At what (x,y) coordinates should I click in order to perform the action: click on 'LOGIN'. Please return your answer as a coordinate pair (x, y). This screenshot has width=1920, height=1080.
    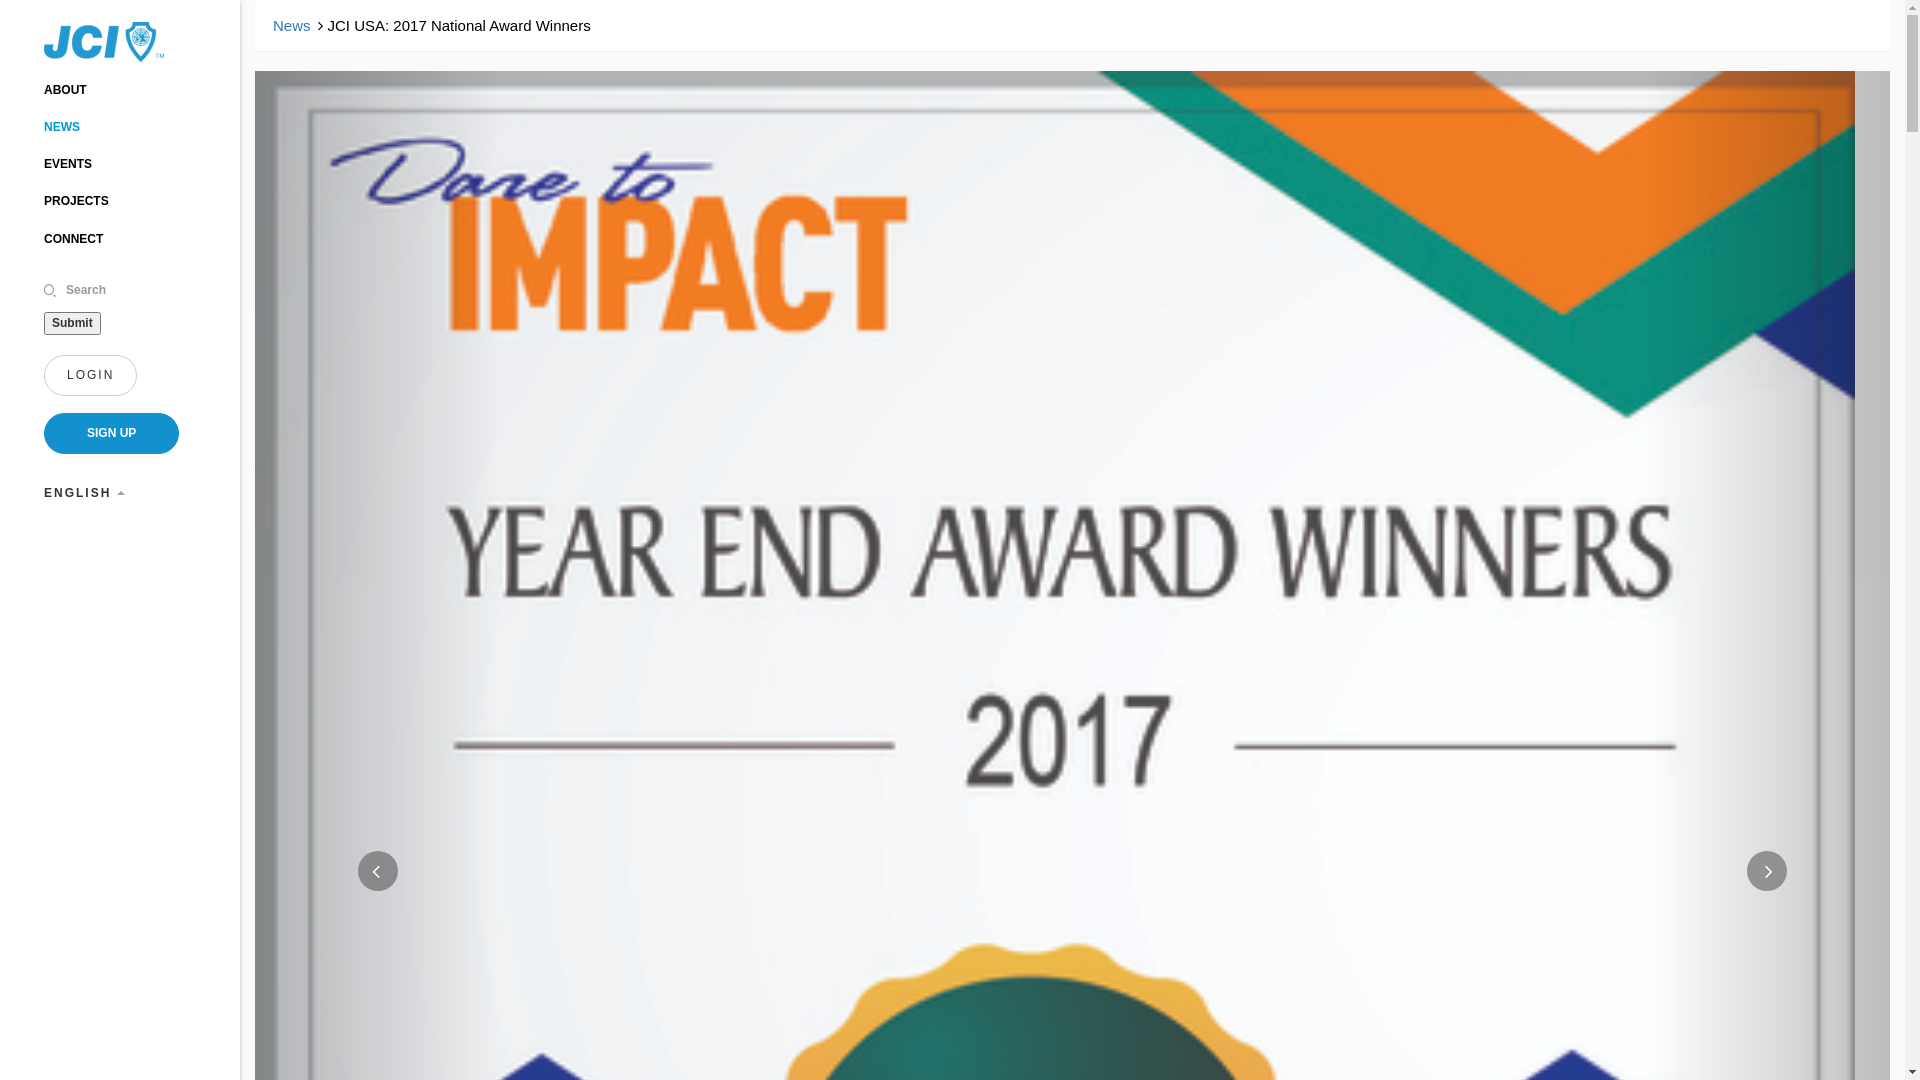
    Looking at the image, I should click on (89, 375).